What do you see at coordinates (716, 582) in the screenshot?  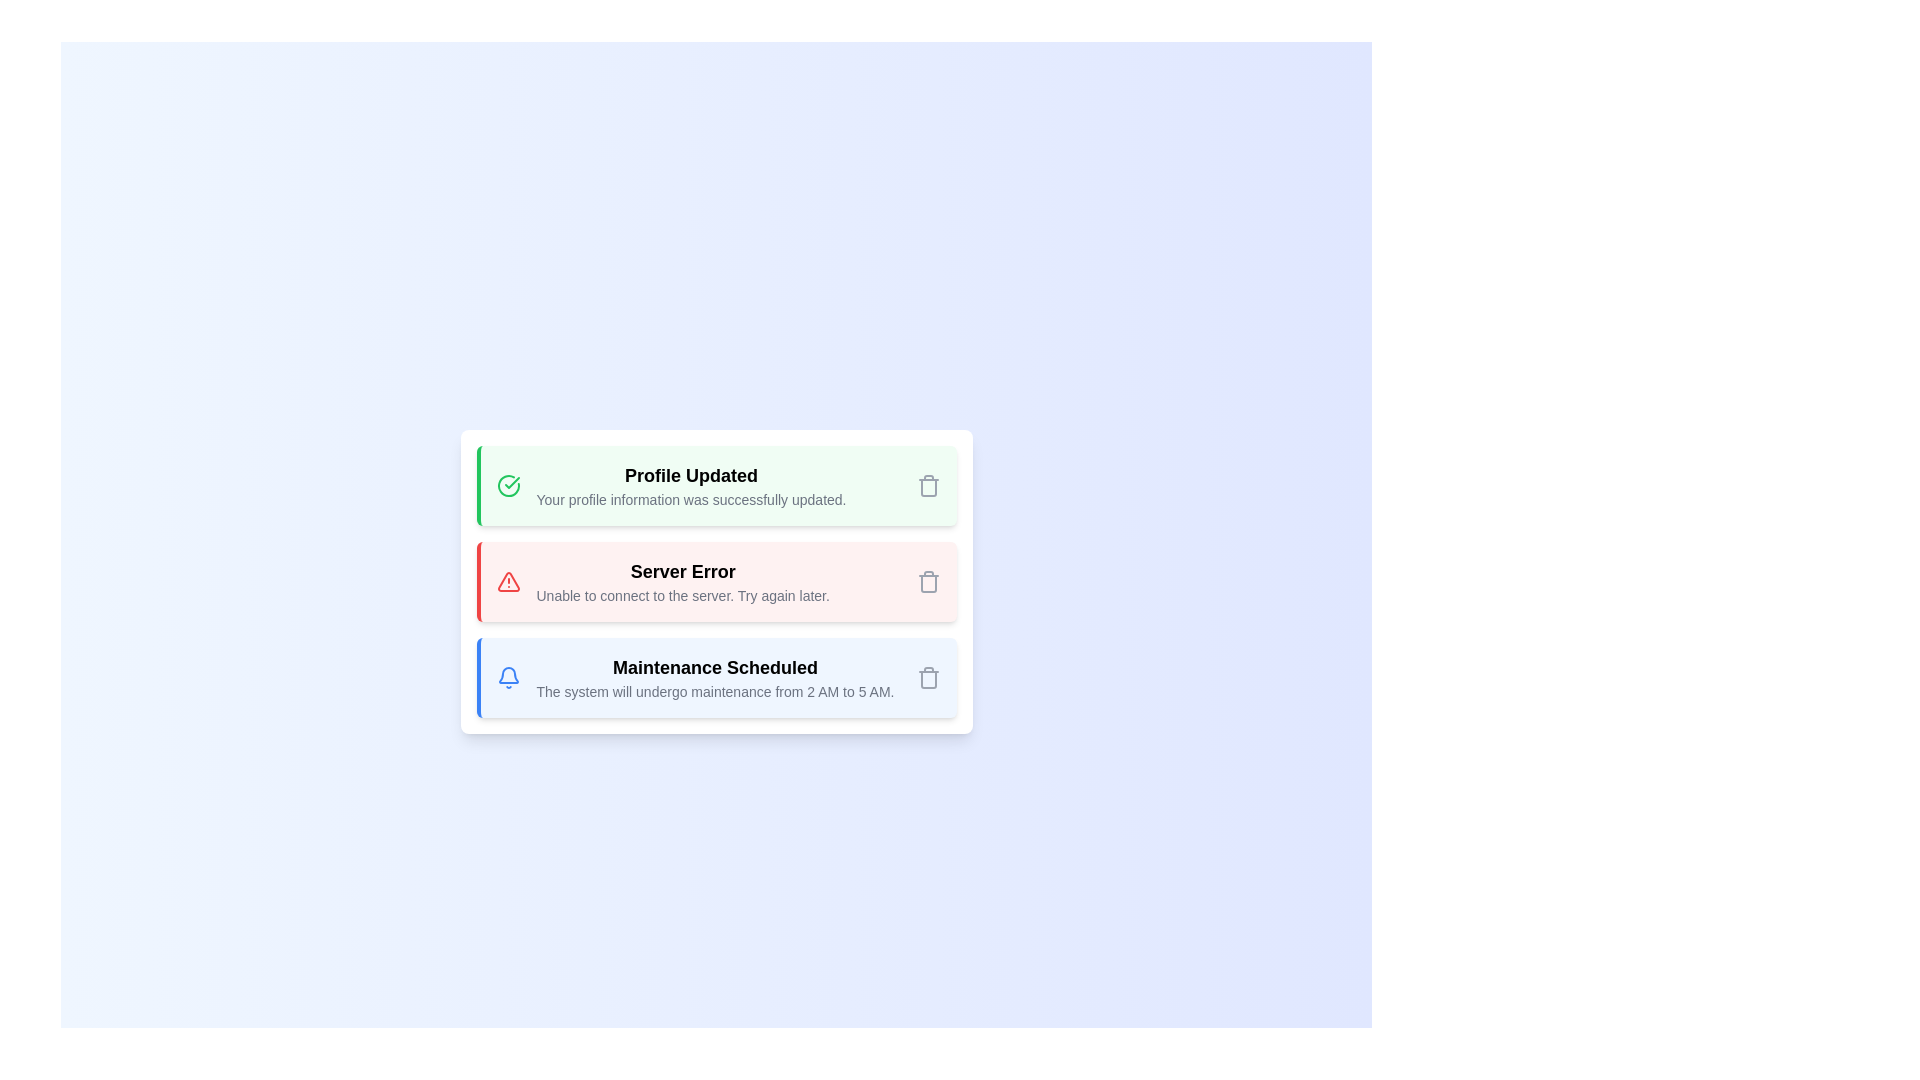 I see `the alert with type danger` at bounding box center [716, 582].